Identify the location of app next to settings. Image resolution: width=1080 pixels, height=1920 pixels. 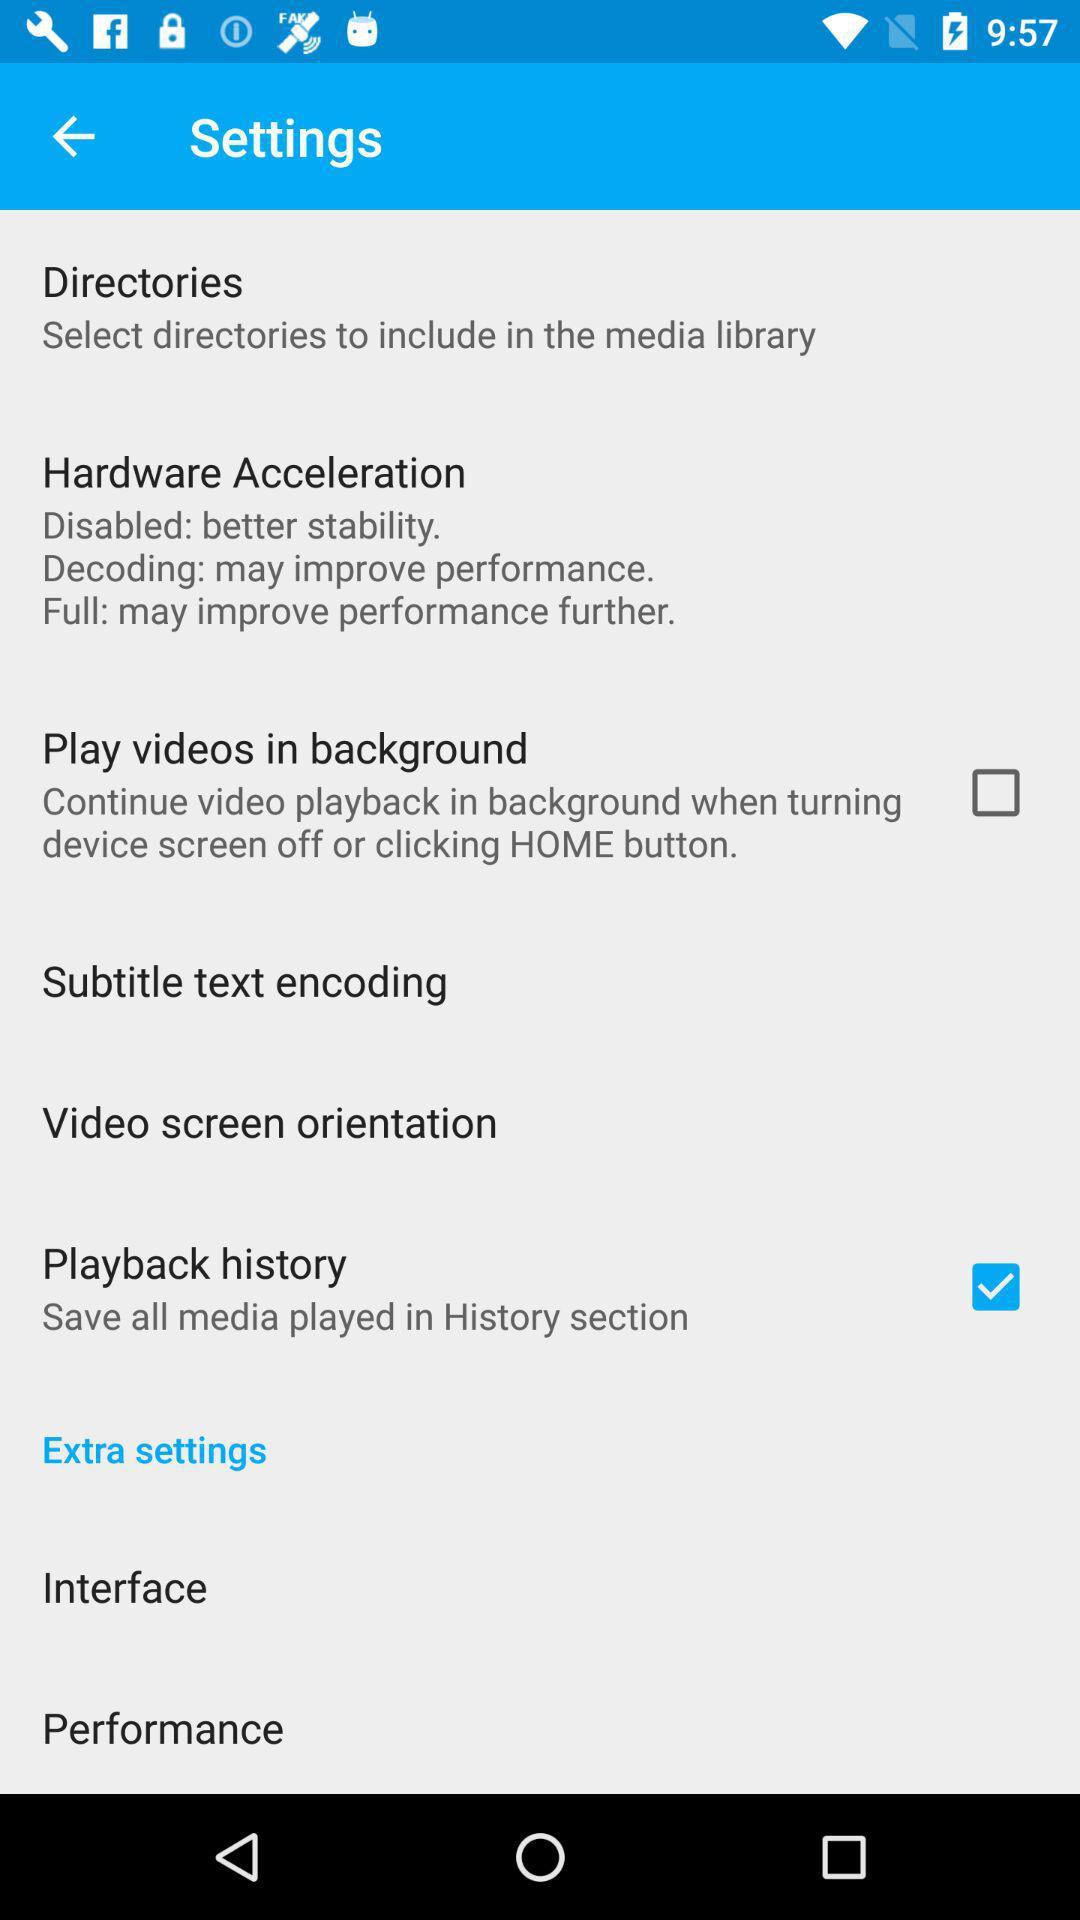
(72, 135).